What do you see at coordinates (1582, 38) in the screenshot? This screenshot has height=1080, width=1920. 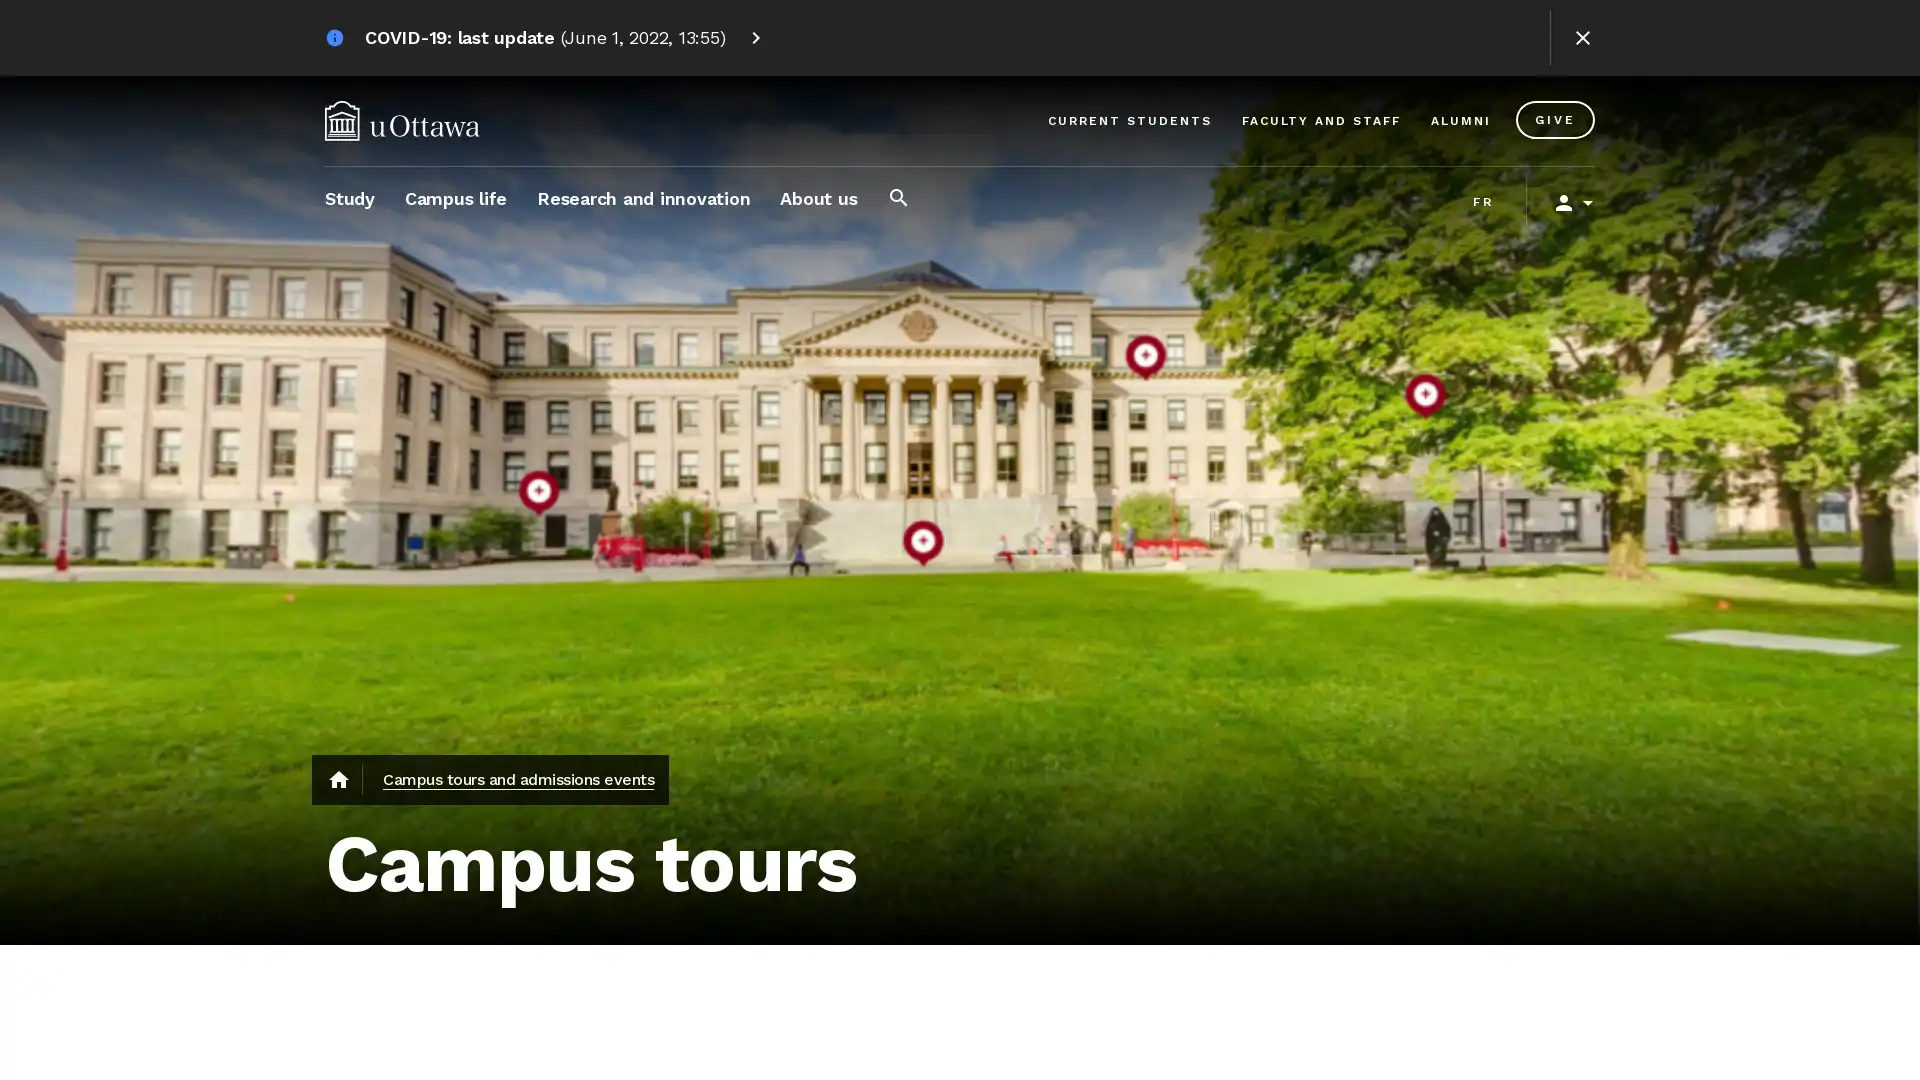 I see `Dismiss alert` at bounding box center [1582, 38].